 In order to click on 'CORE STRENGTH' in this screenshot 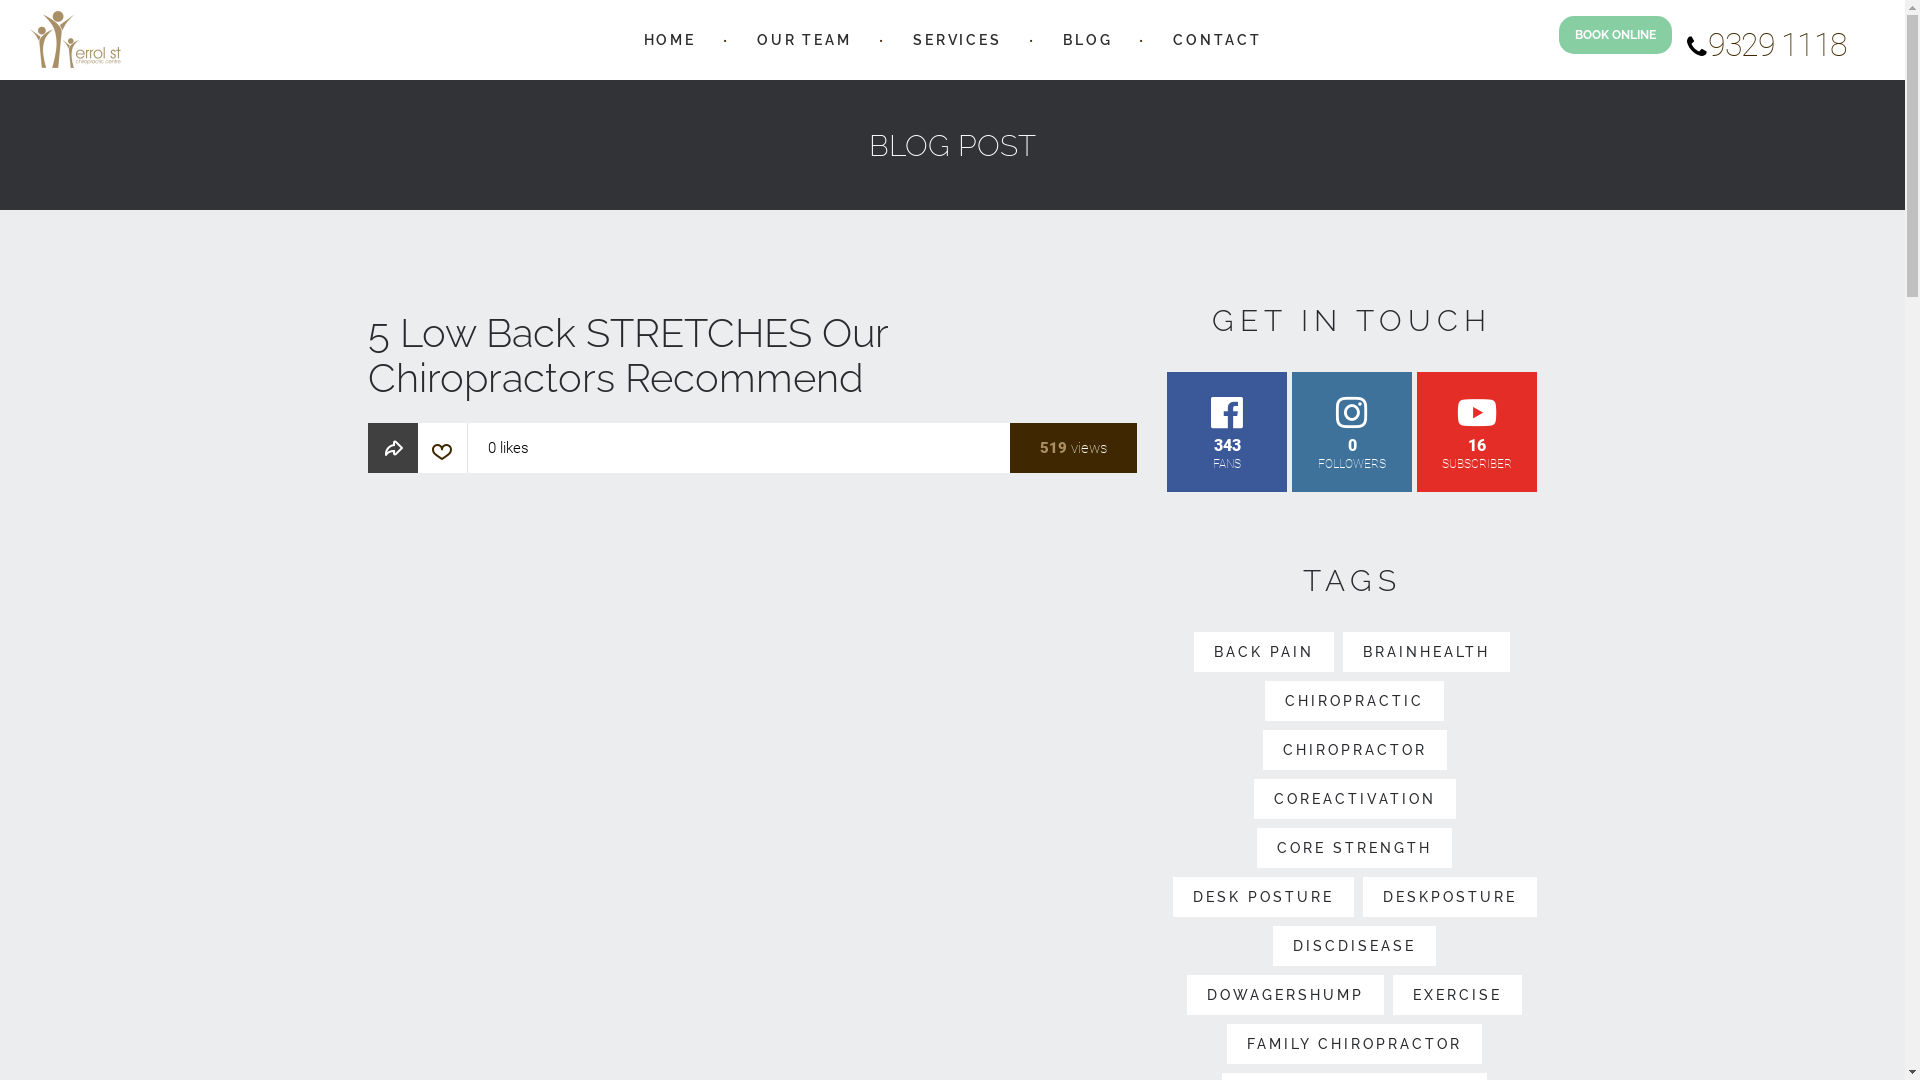, I will do `click(1256, 848)`.